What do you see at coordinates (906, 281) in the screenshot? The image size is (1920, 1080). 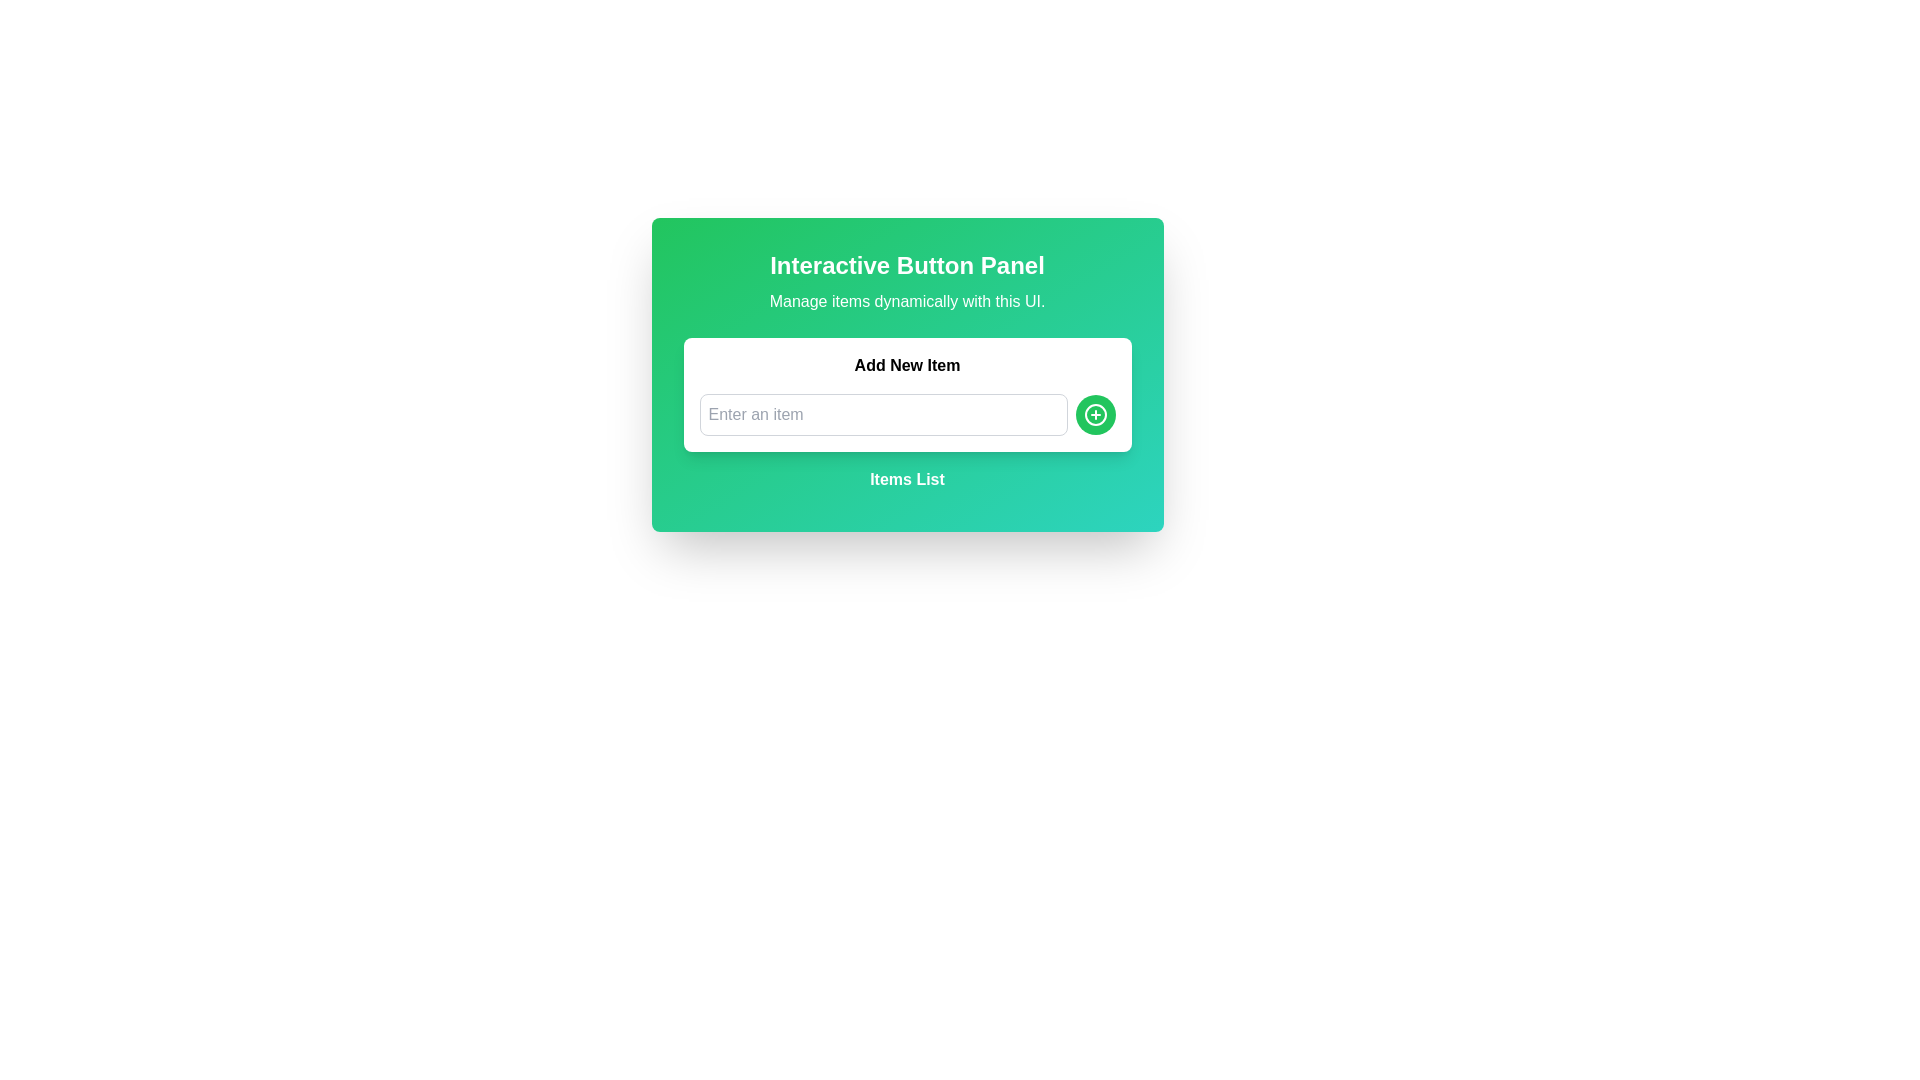 I see `text element that contains 'Interactive Button Panel' and 'Manage items dynamically with this UI.' which is center-aligned on a green gradient background` at bounding box center [906, 281].